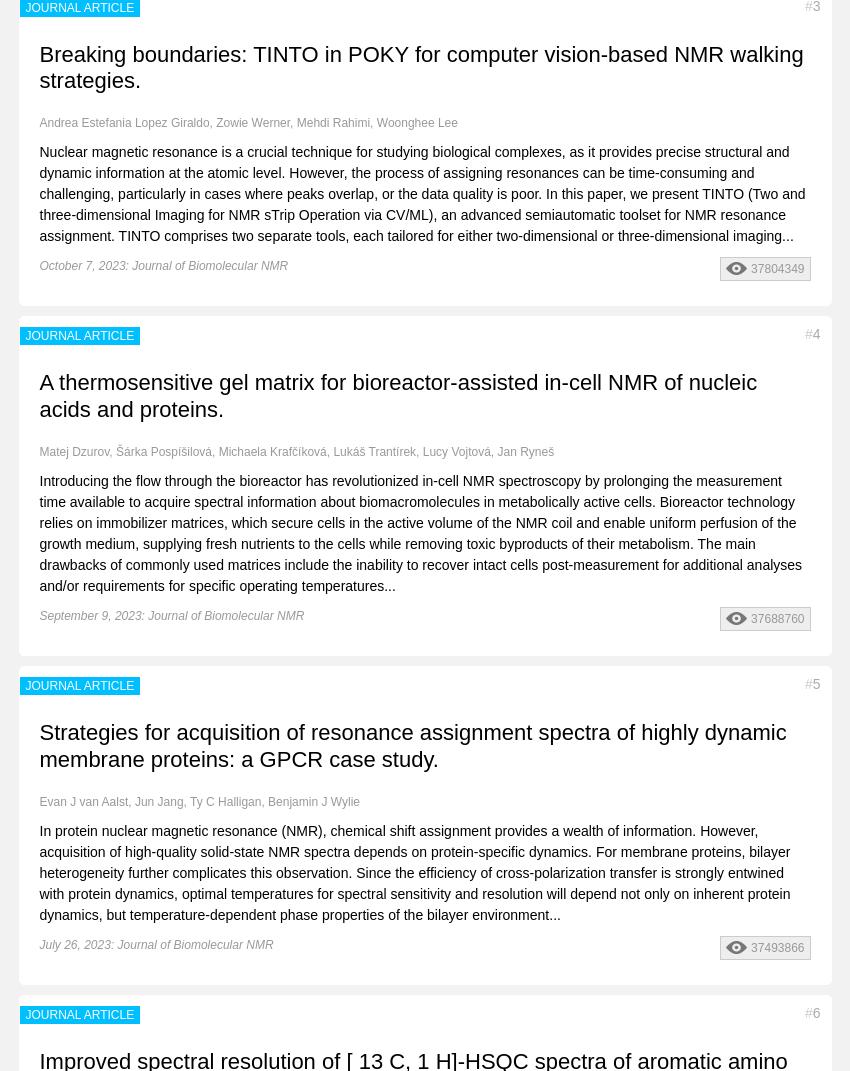 This screenshot has width=850, height=1071. I want to click on '4', so click(816, 333).